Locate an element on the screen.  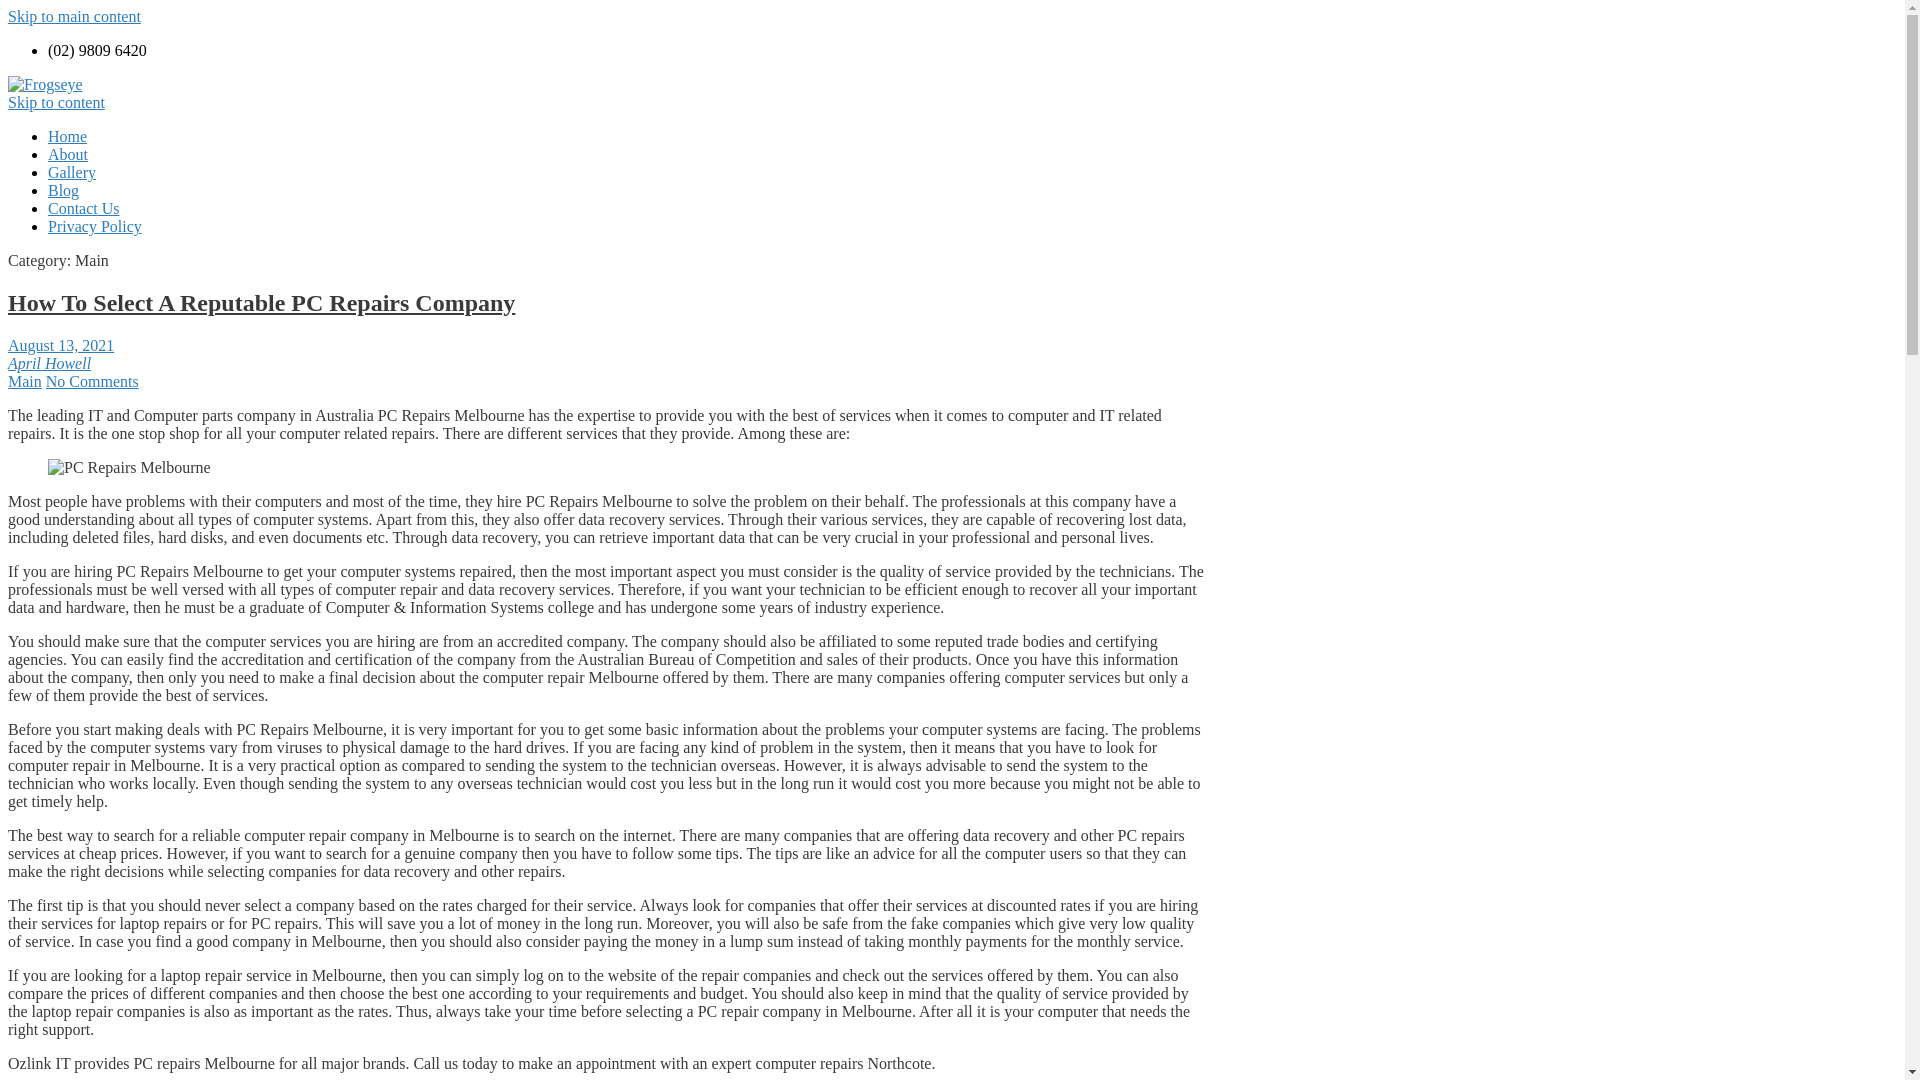
'About' is located at coordinates (67, 153).